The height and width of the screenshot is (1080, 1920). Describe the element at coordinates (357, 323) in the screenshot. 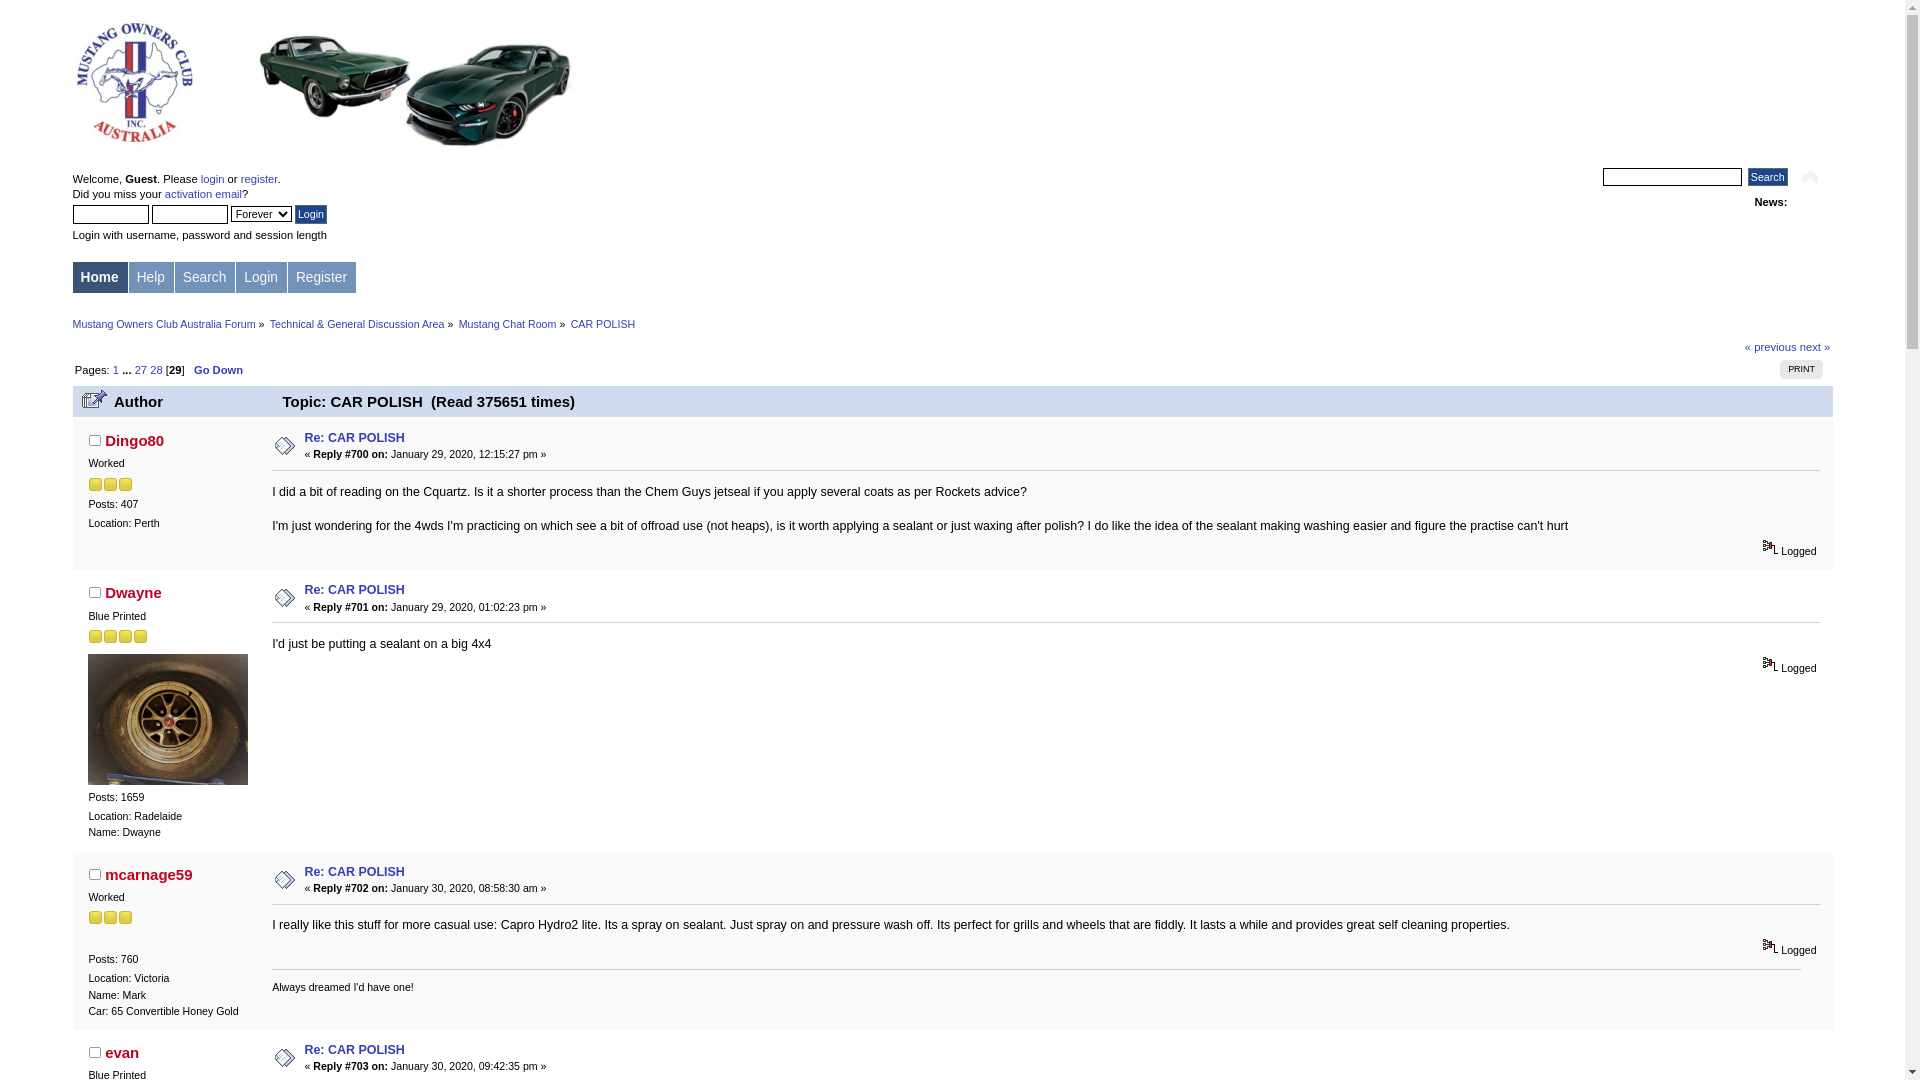

I see `'Technical & General Discussion Area'` at that location.